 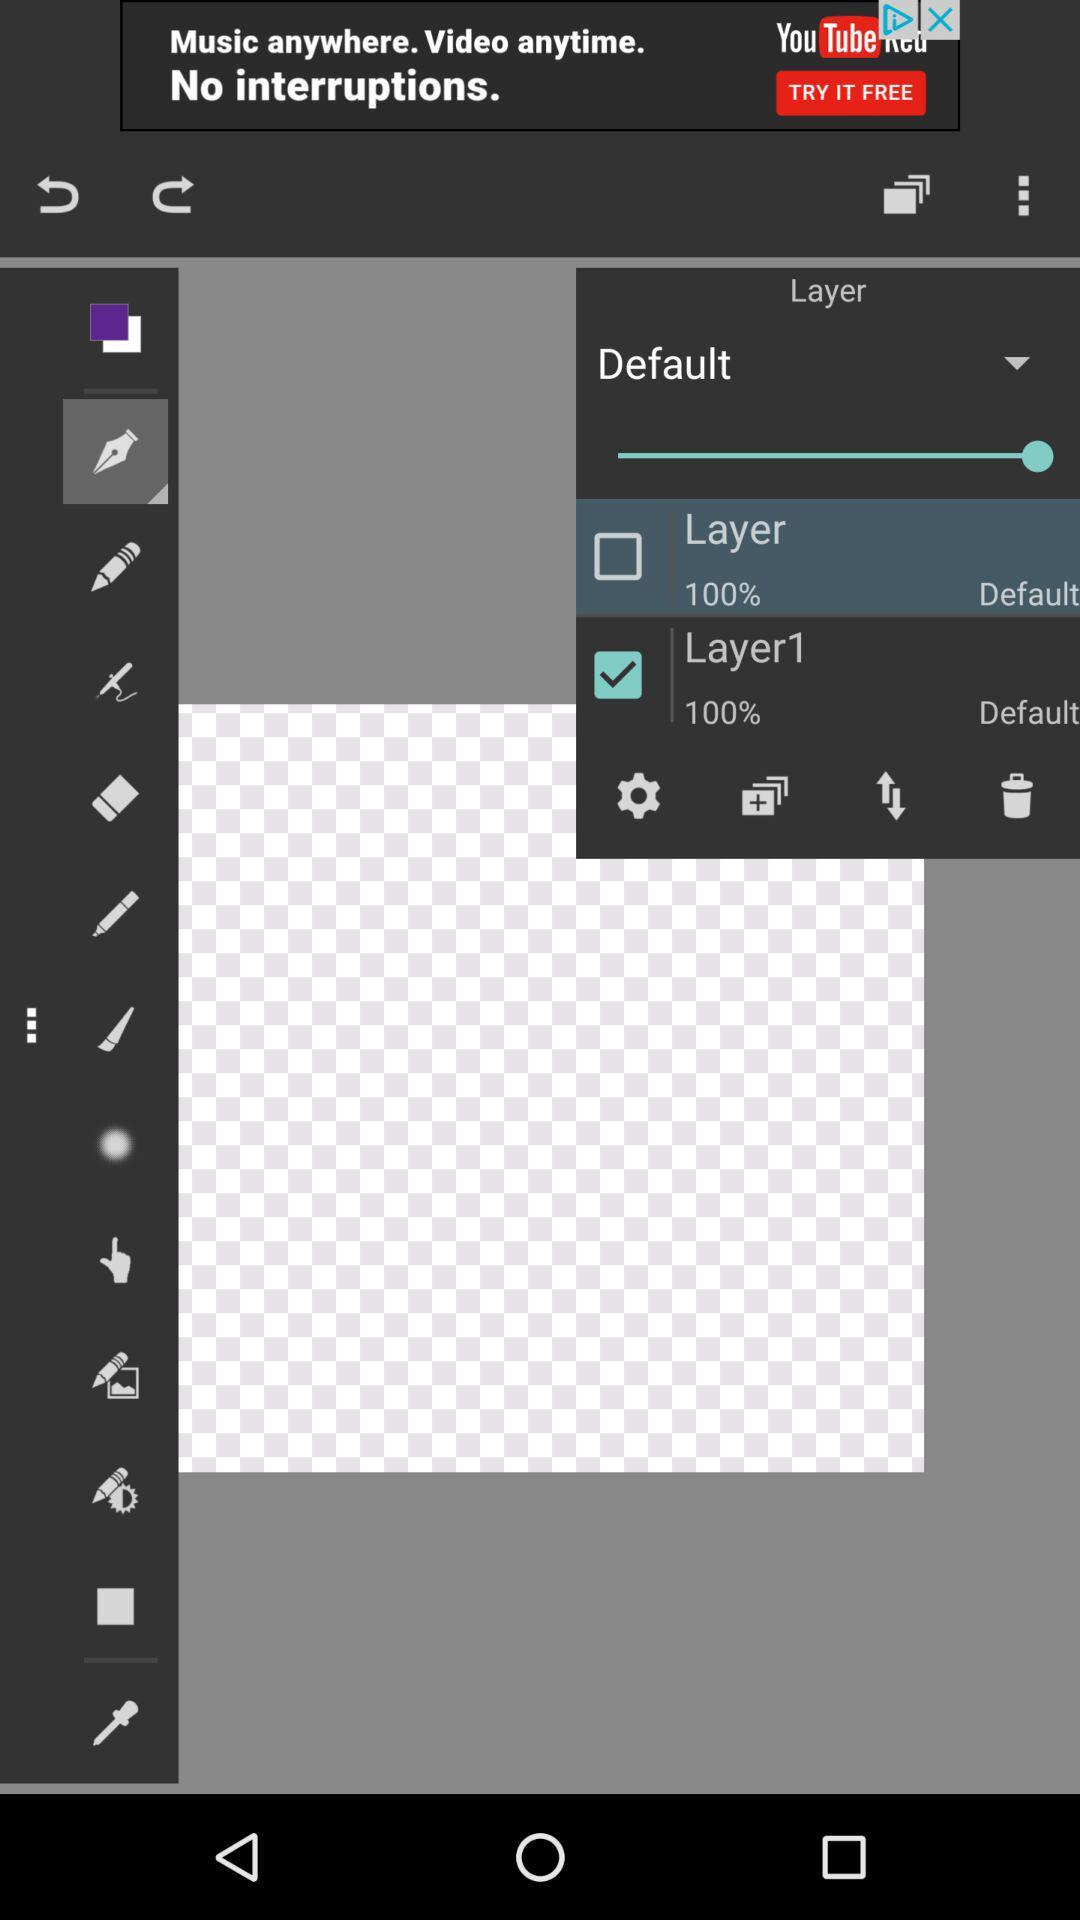 I want to click on the edit icon, so click(x=115, y=912).